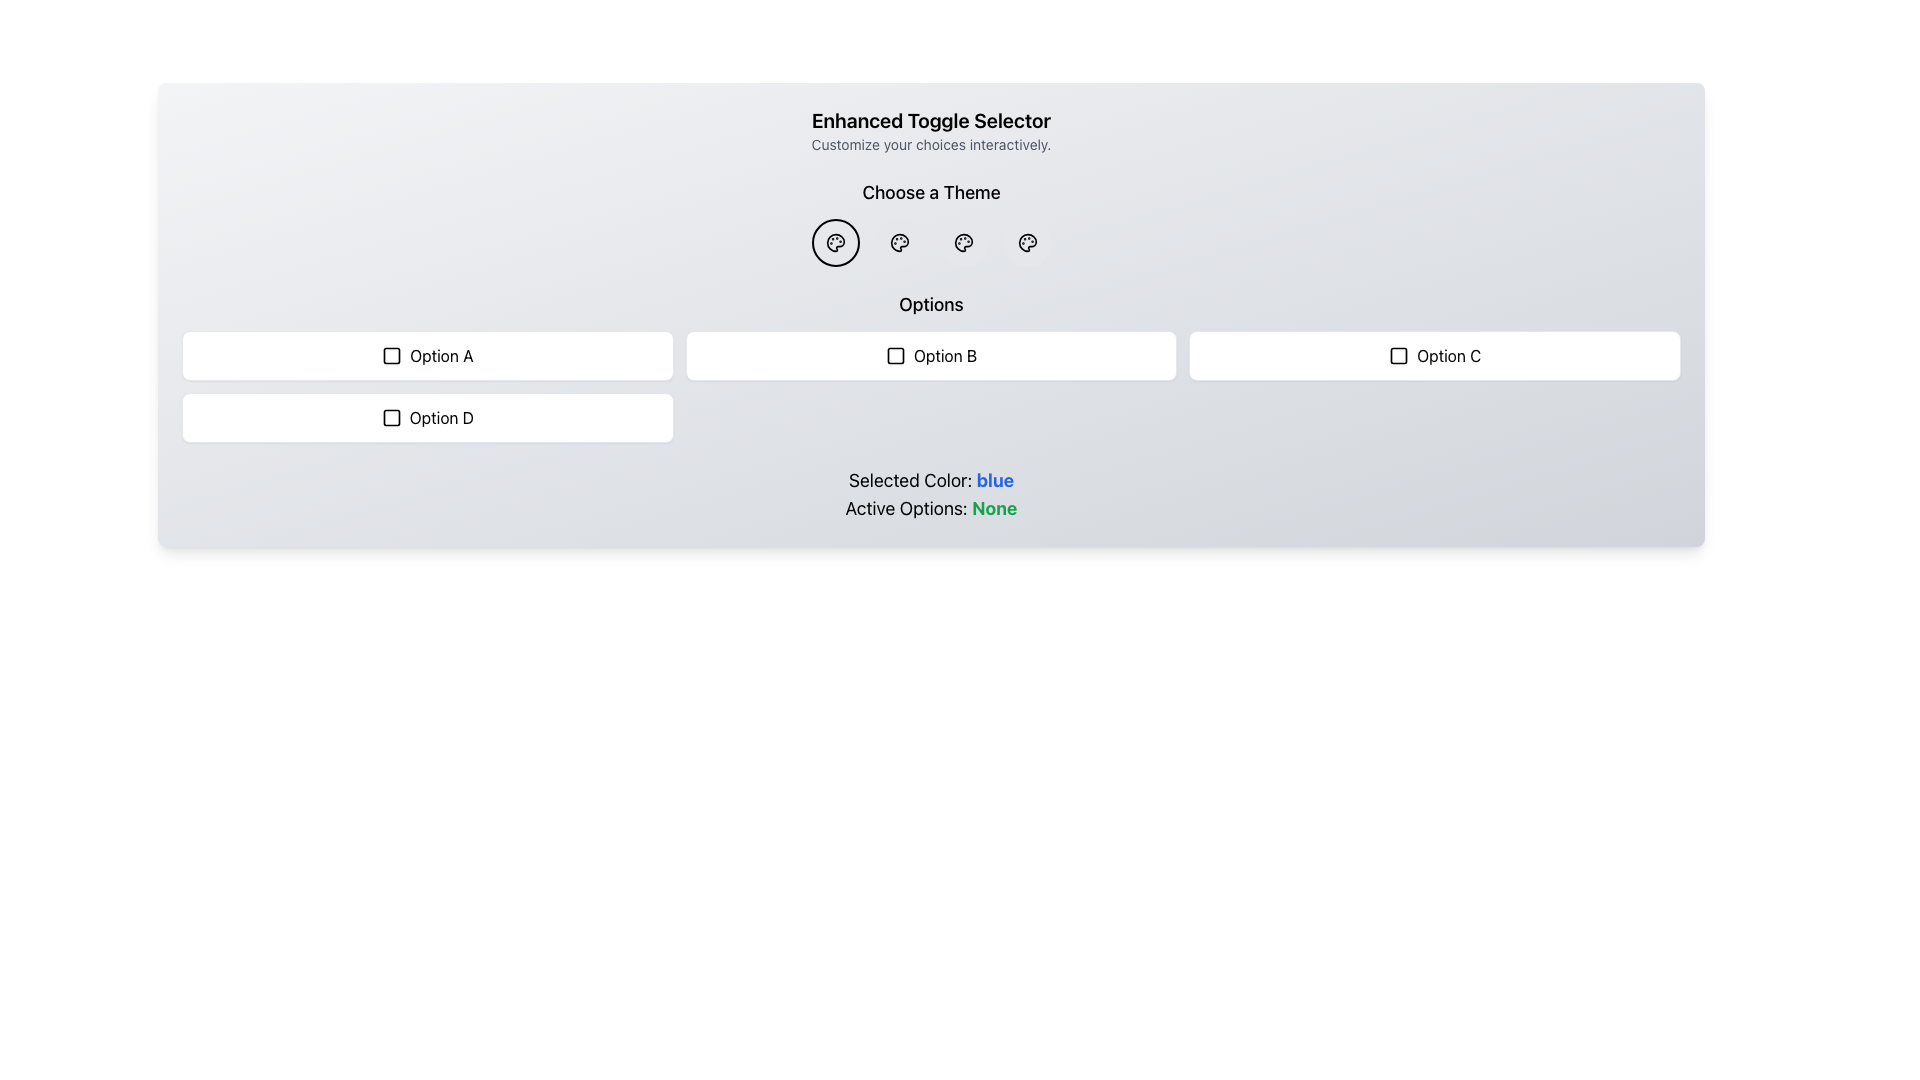 The image size is (1920, 1080). I want to click on the checkbox icon for 'Option B', so click(894, 354).